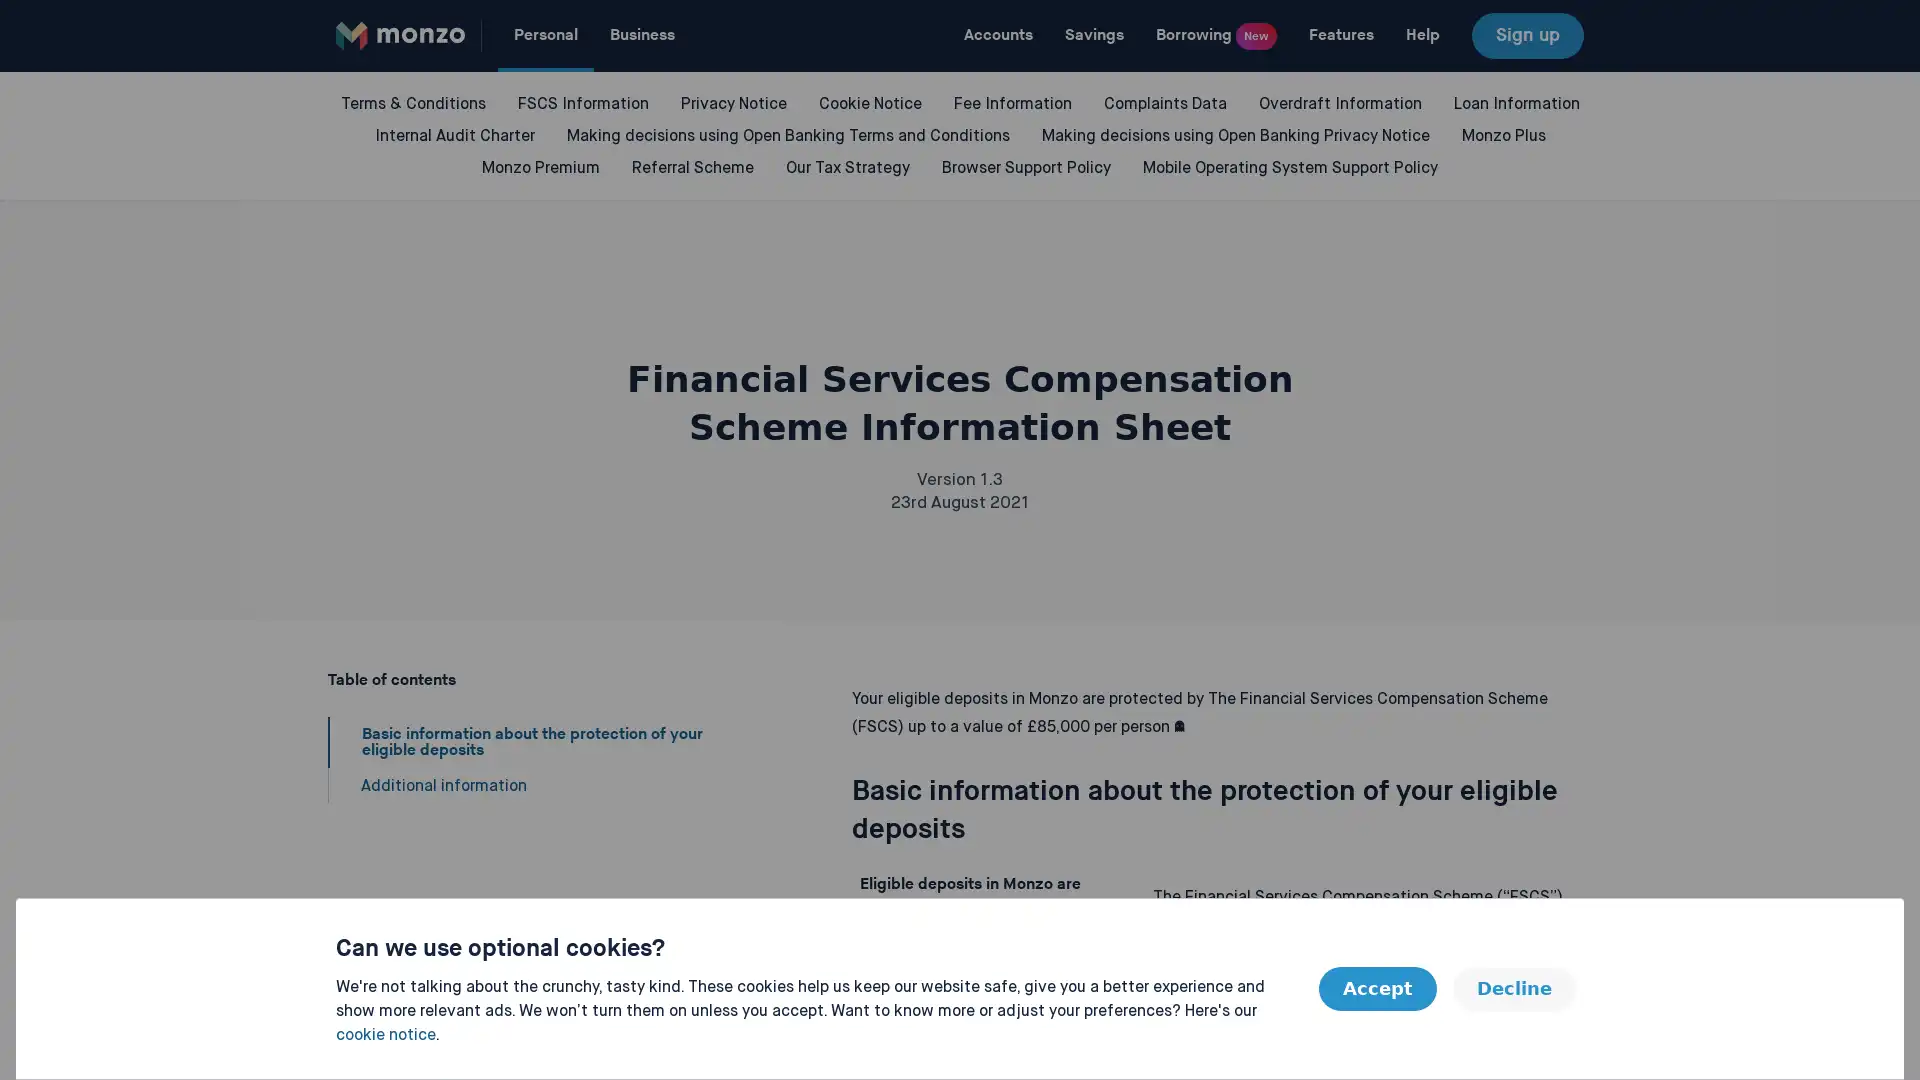 Image resolution: width=1920 pixels, height=1080 pixels. Describe the element at coordinates (1376, 987) in the screenshot. I see `Accept` at that location.